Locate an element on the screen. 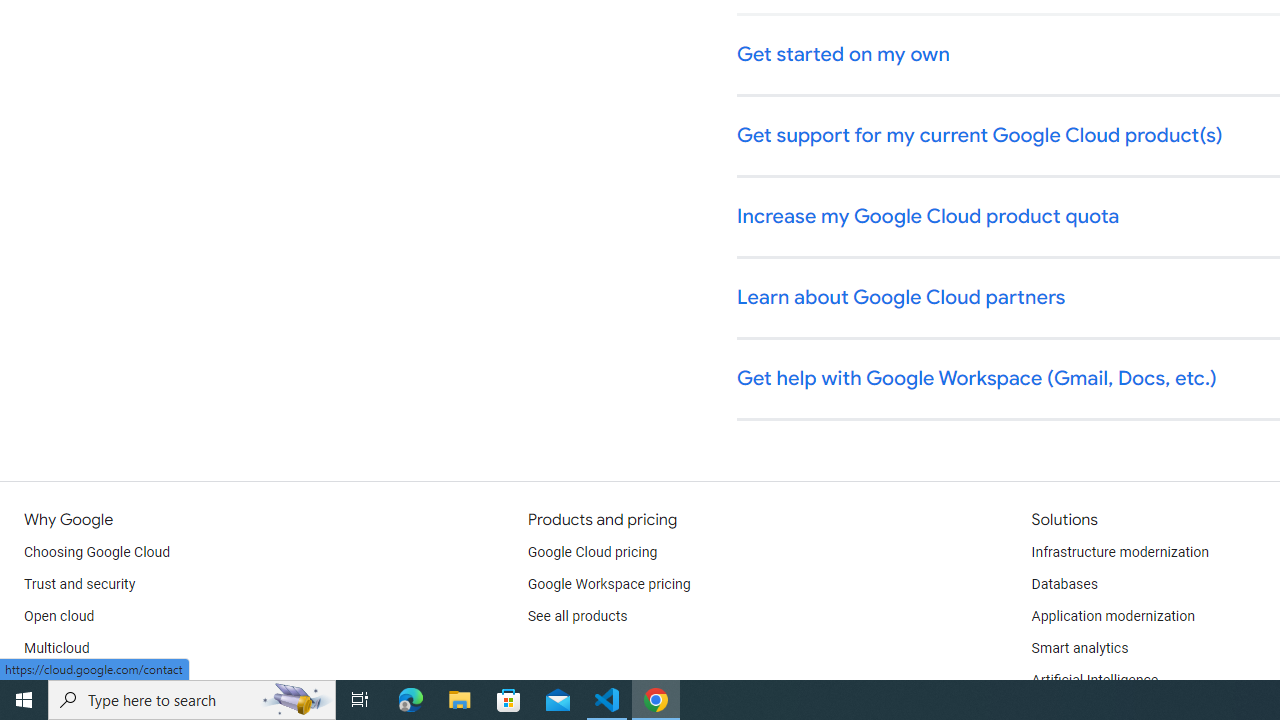 The image size is (1280, 720). 'Open cloud' is located at coordinates (59, 616).